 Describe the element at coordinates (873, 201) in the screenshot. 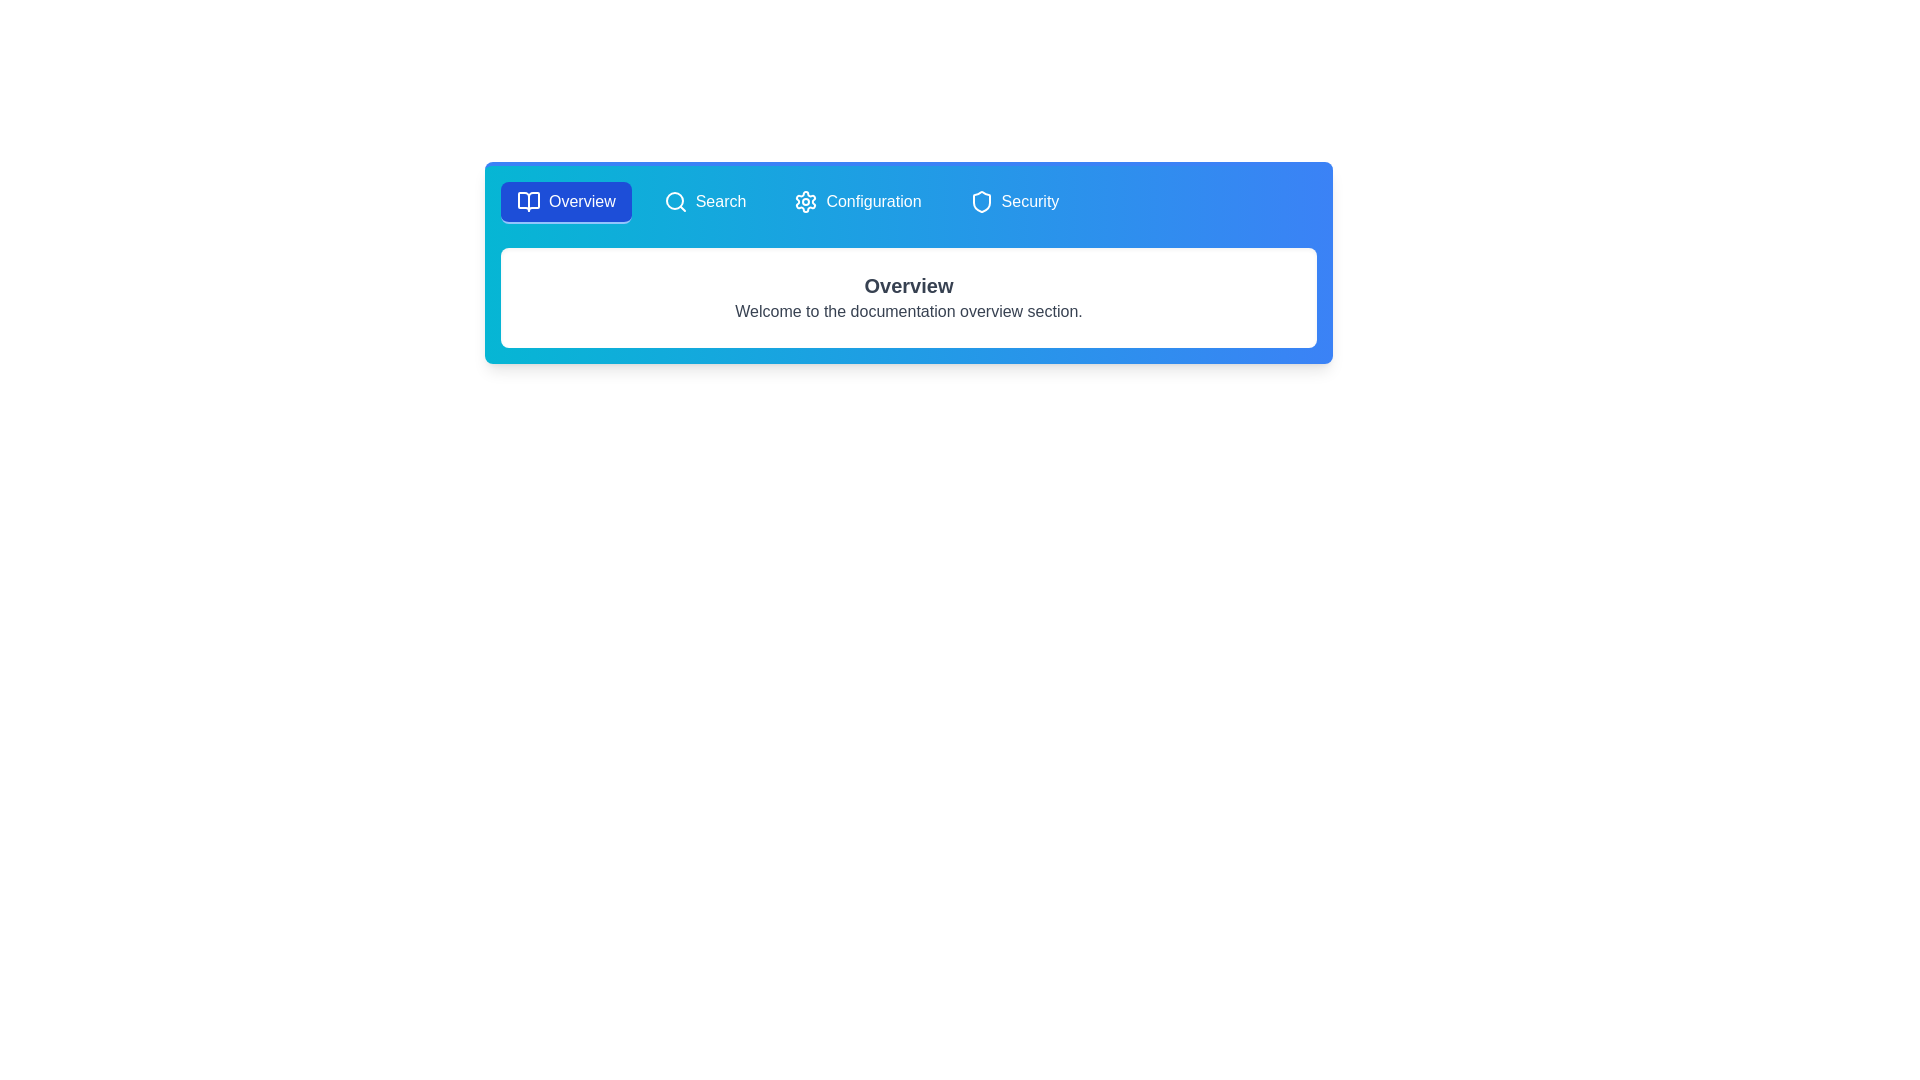

I see `the 'Configuration' text label in the navigation bar` at that location.